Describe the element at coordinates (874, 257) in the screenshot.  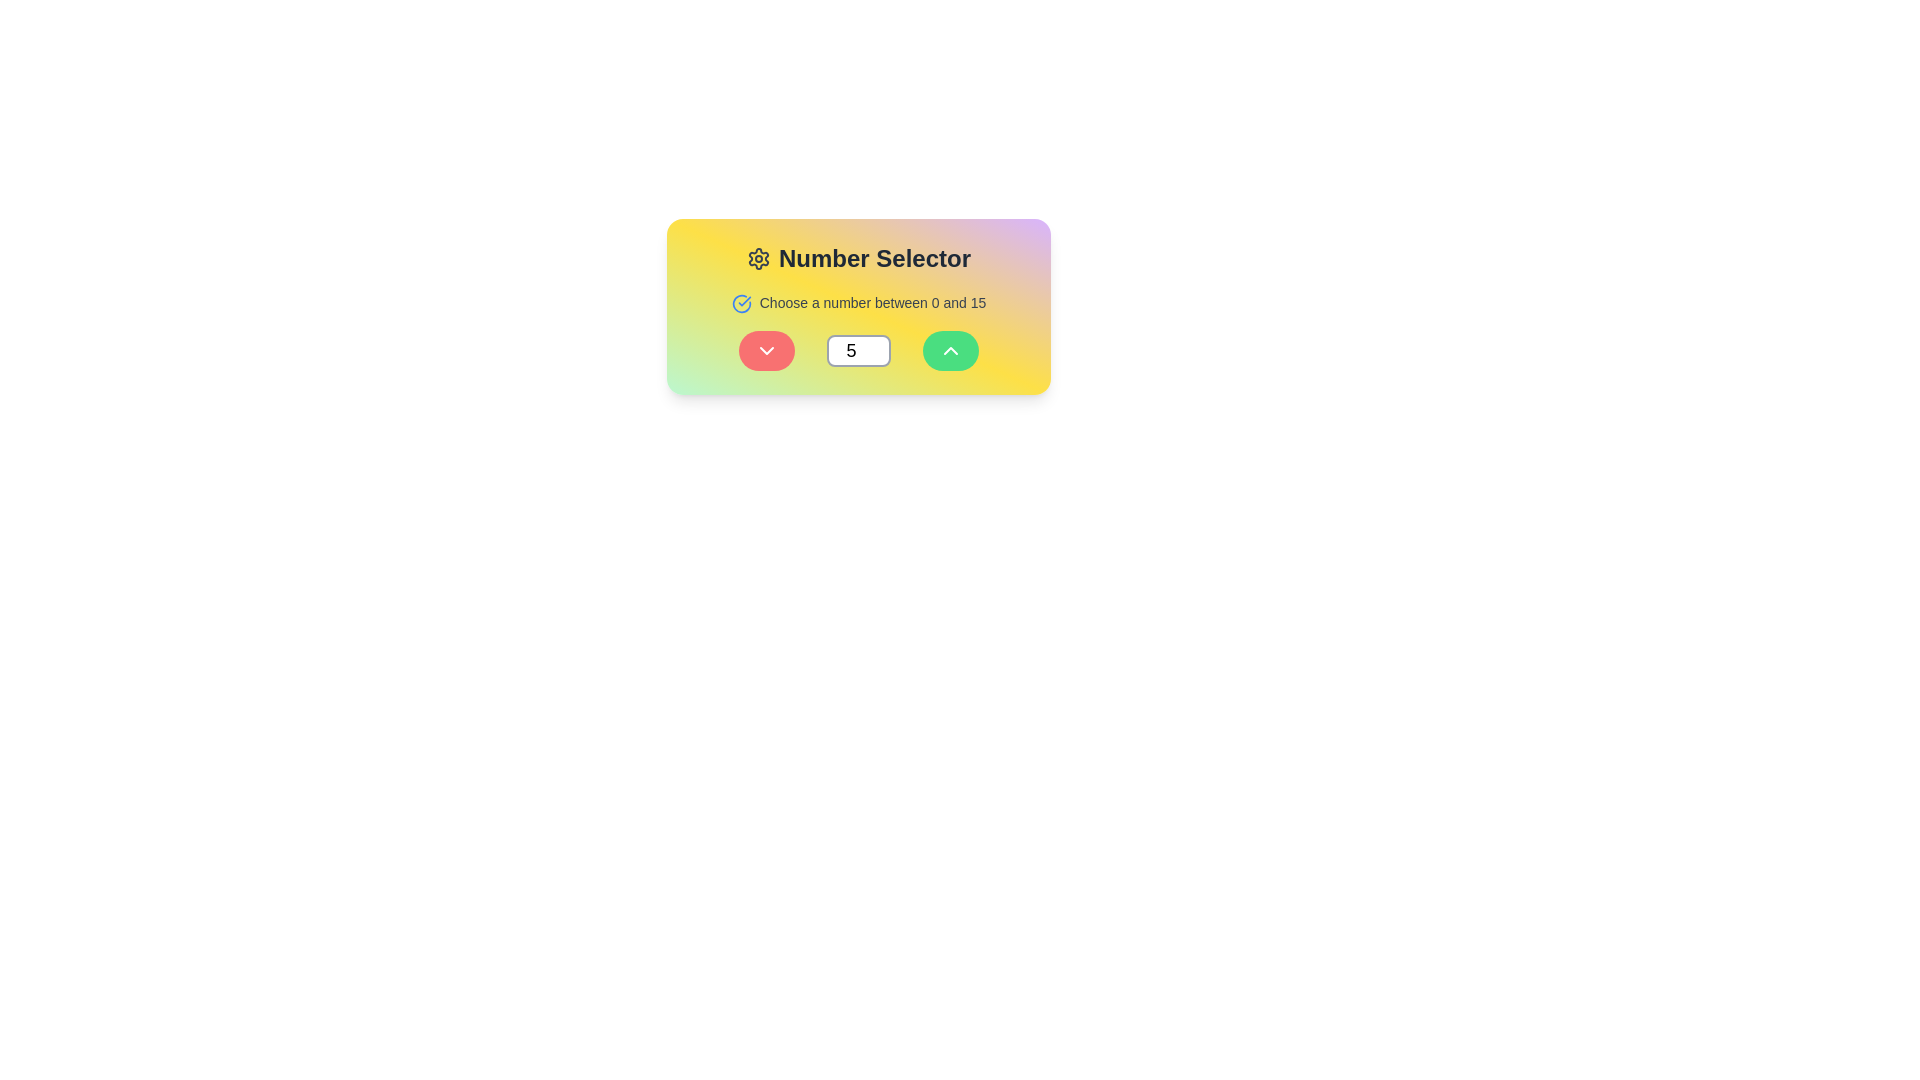
I see `the Text Label that acts as a title for the number selection functionality, positioned to the right of an icon and above other interactive components` at that location.